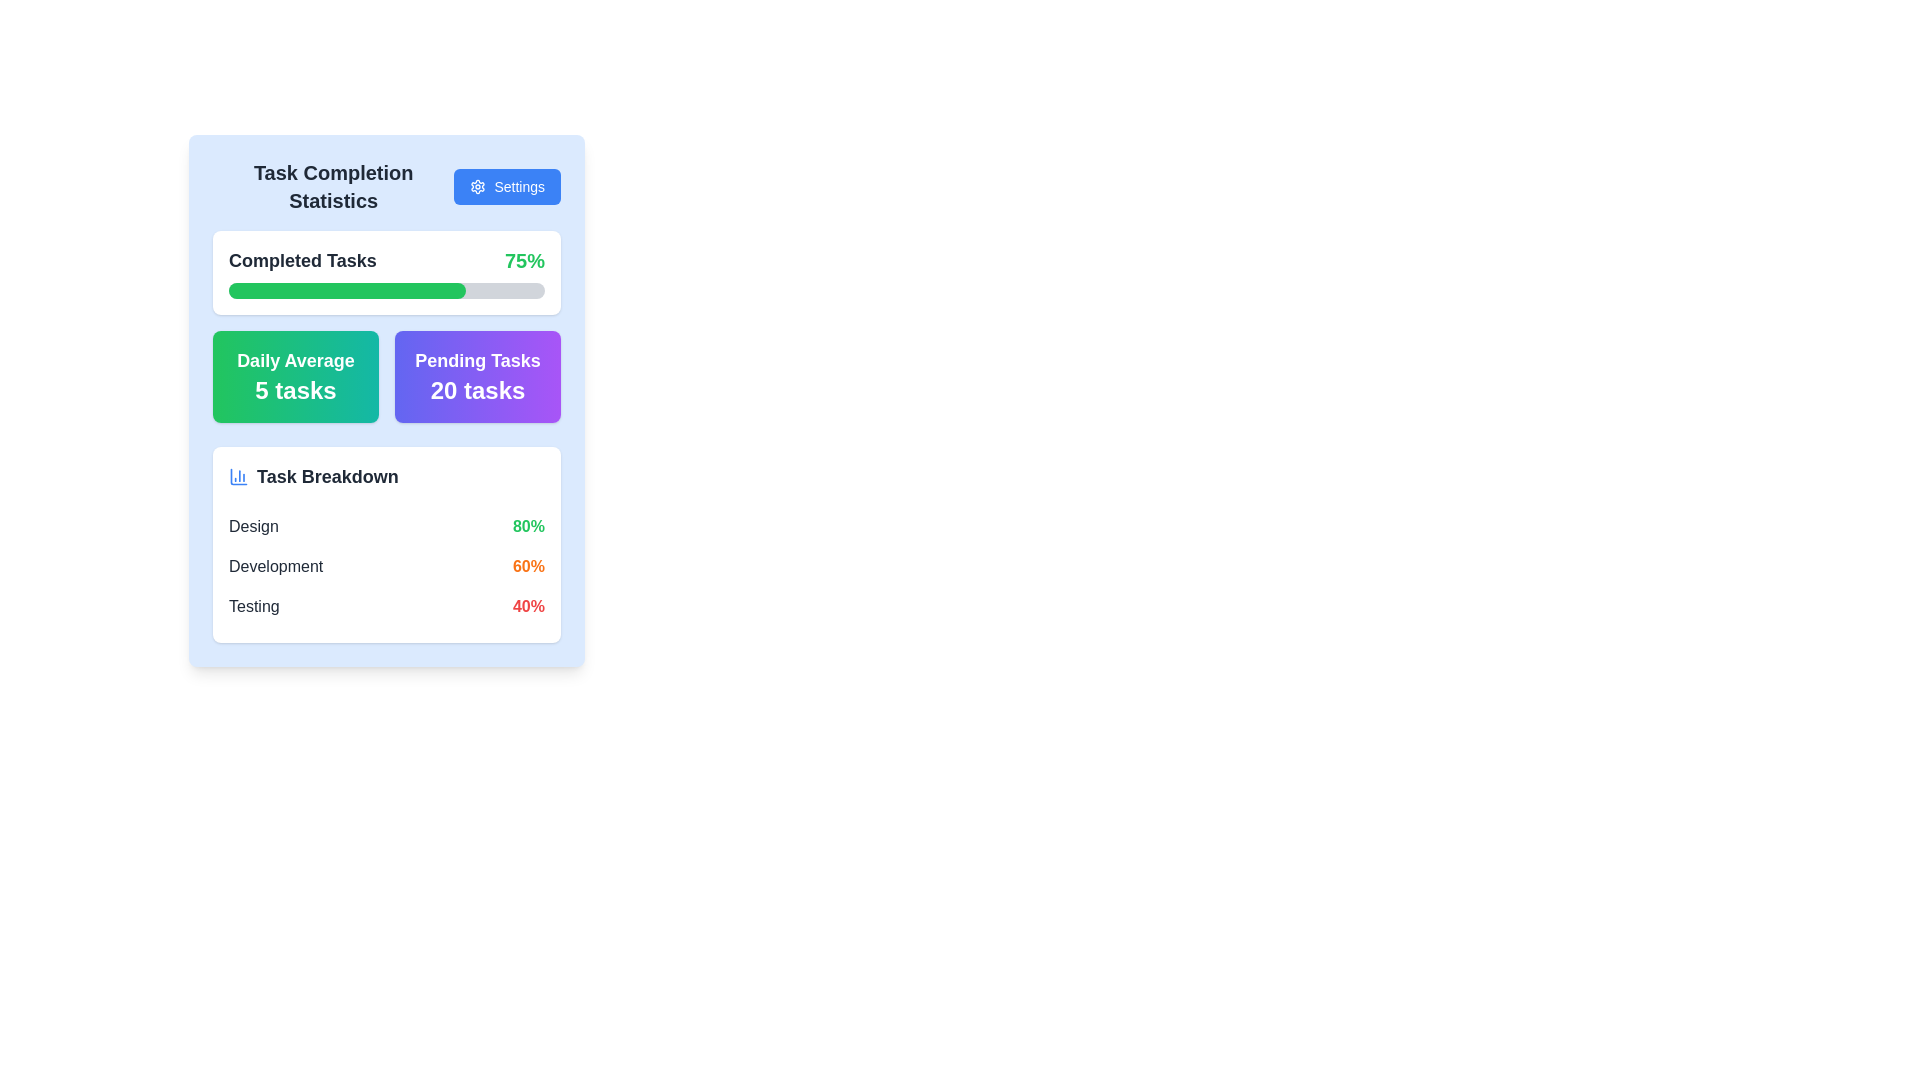 The width and height of the screenshot is (1920, 1080). Describe the element at coordinates (252, 526) in the screenshot. I see `the 'Design' label in the task breakdown list, which is displayed in black color and is positioned to the left of the '80%' percentage indicator` at that location.